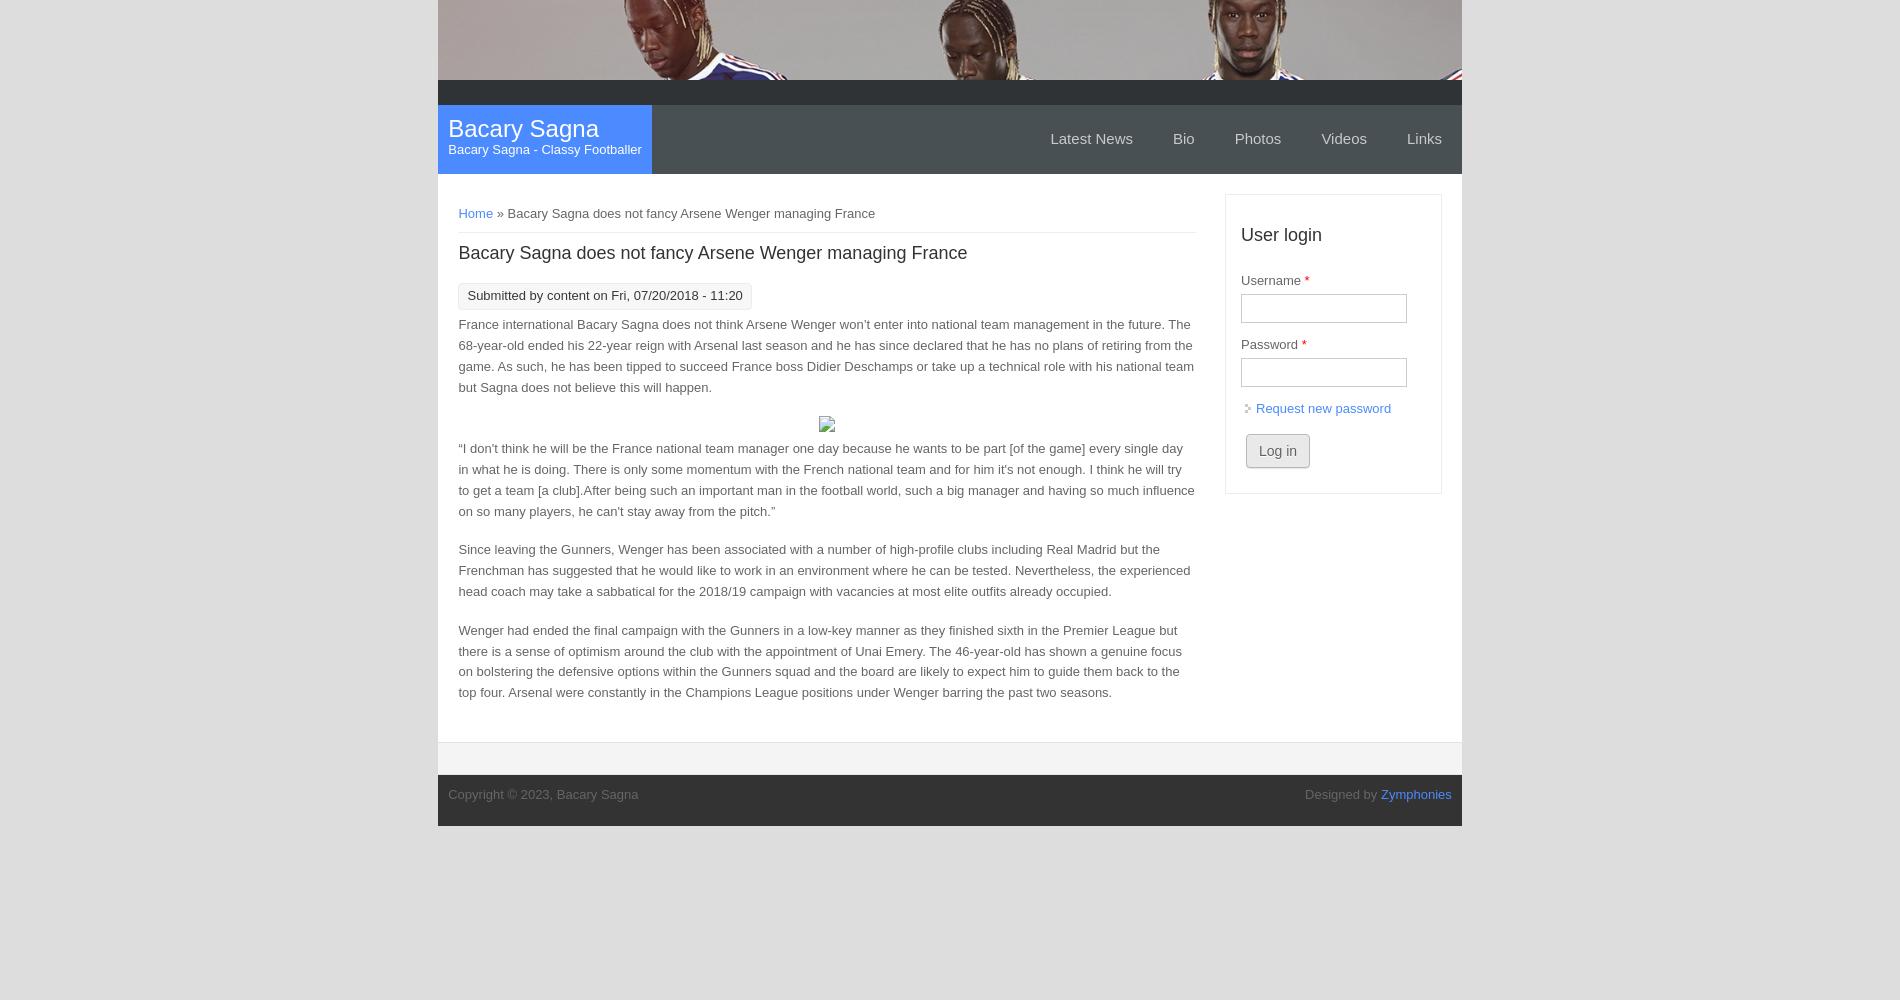  Describe the element at coordinates (506, 295) in the screenshot. I see `'Submitted by'` at that location.